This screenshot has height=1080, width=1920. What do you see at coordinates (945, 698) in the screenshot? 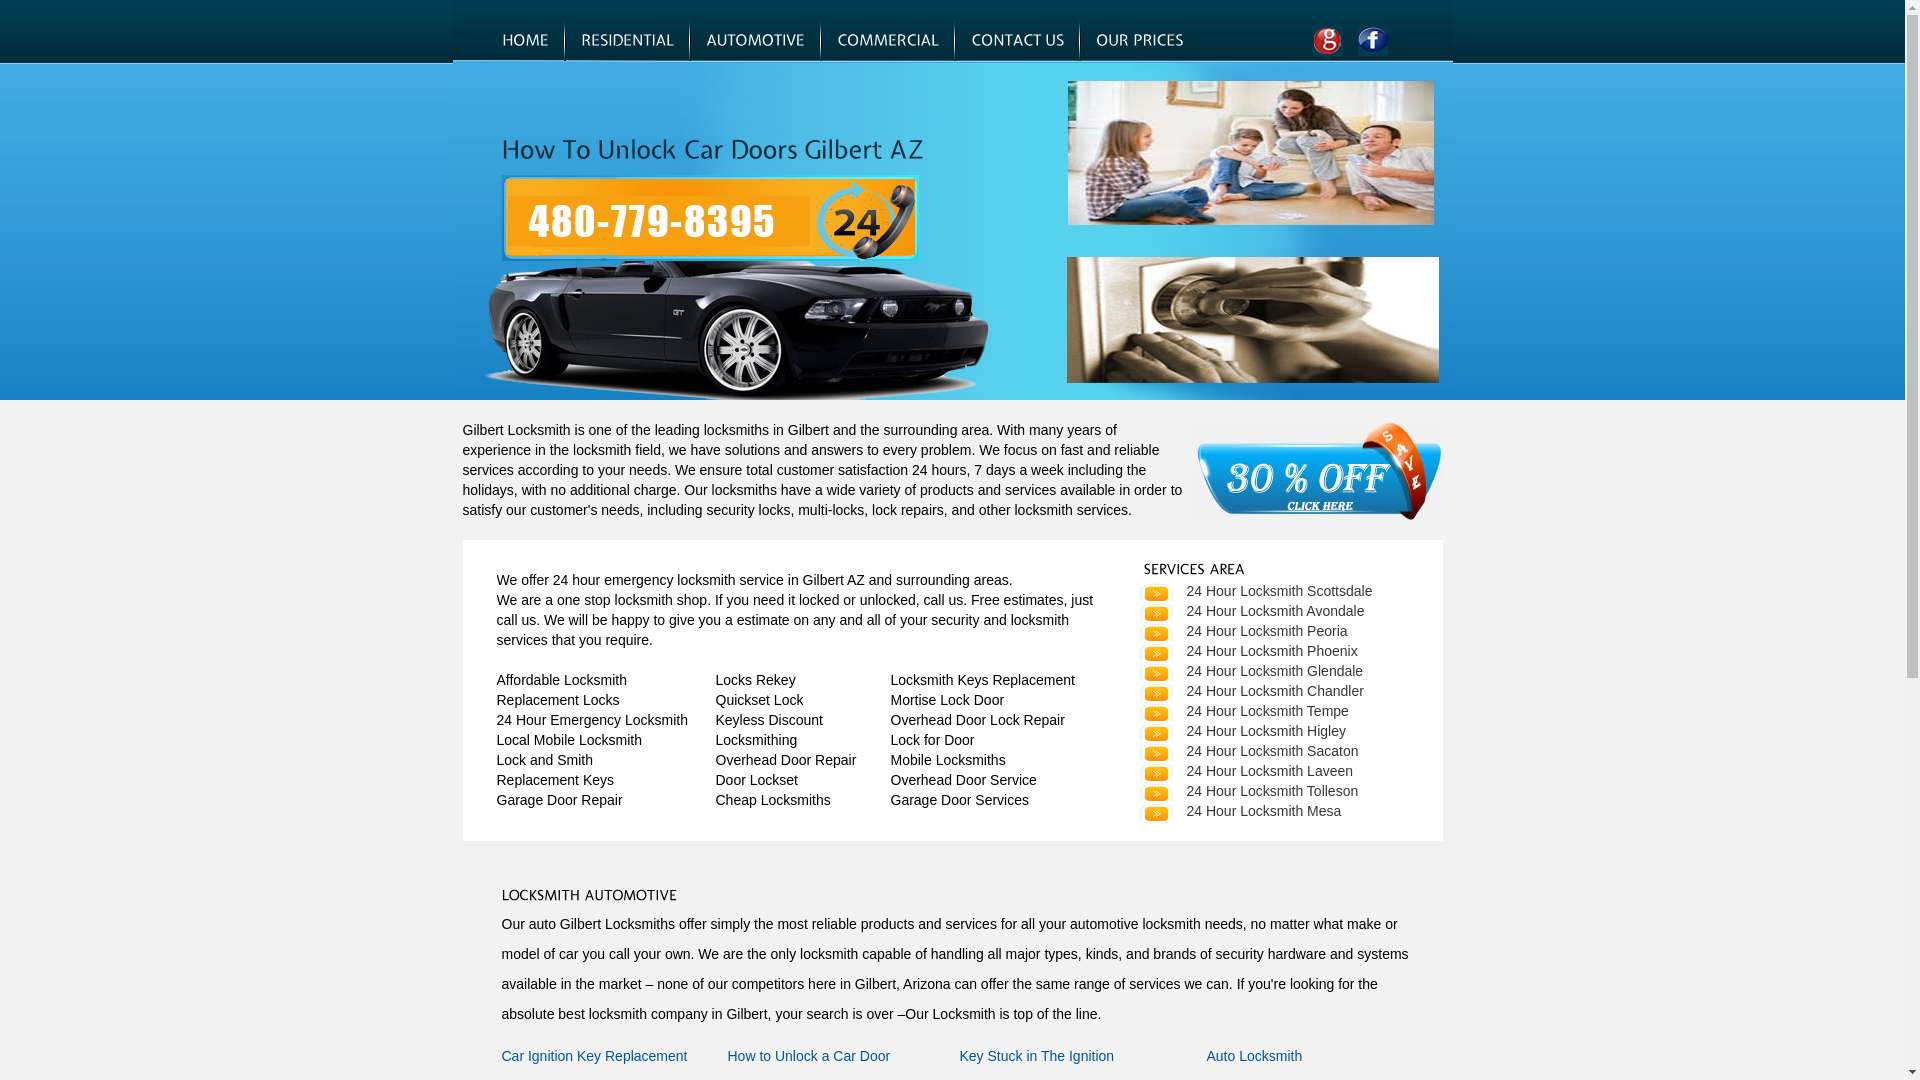
I see `'Mortise Lock Door'` at bounding box center [945, 698].